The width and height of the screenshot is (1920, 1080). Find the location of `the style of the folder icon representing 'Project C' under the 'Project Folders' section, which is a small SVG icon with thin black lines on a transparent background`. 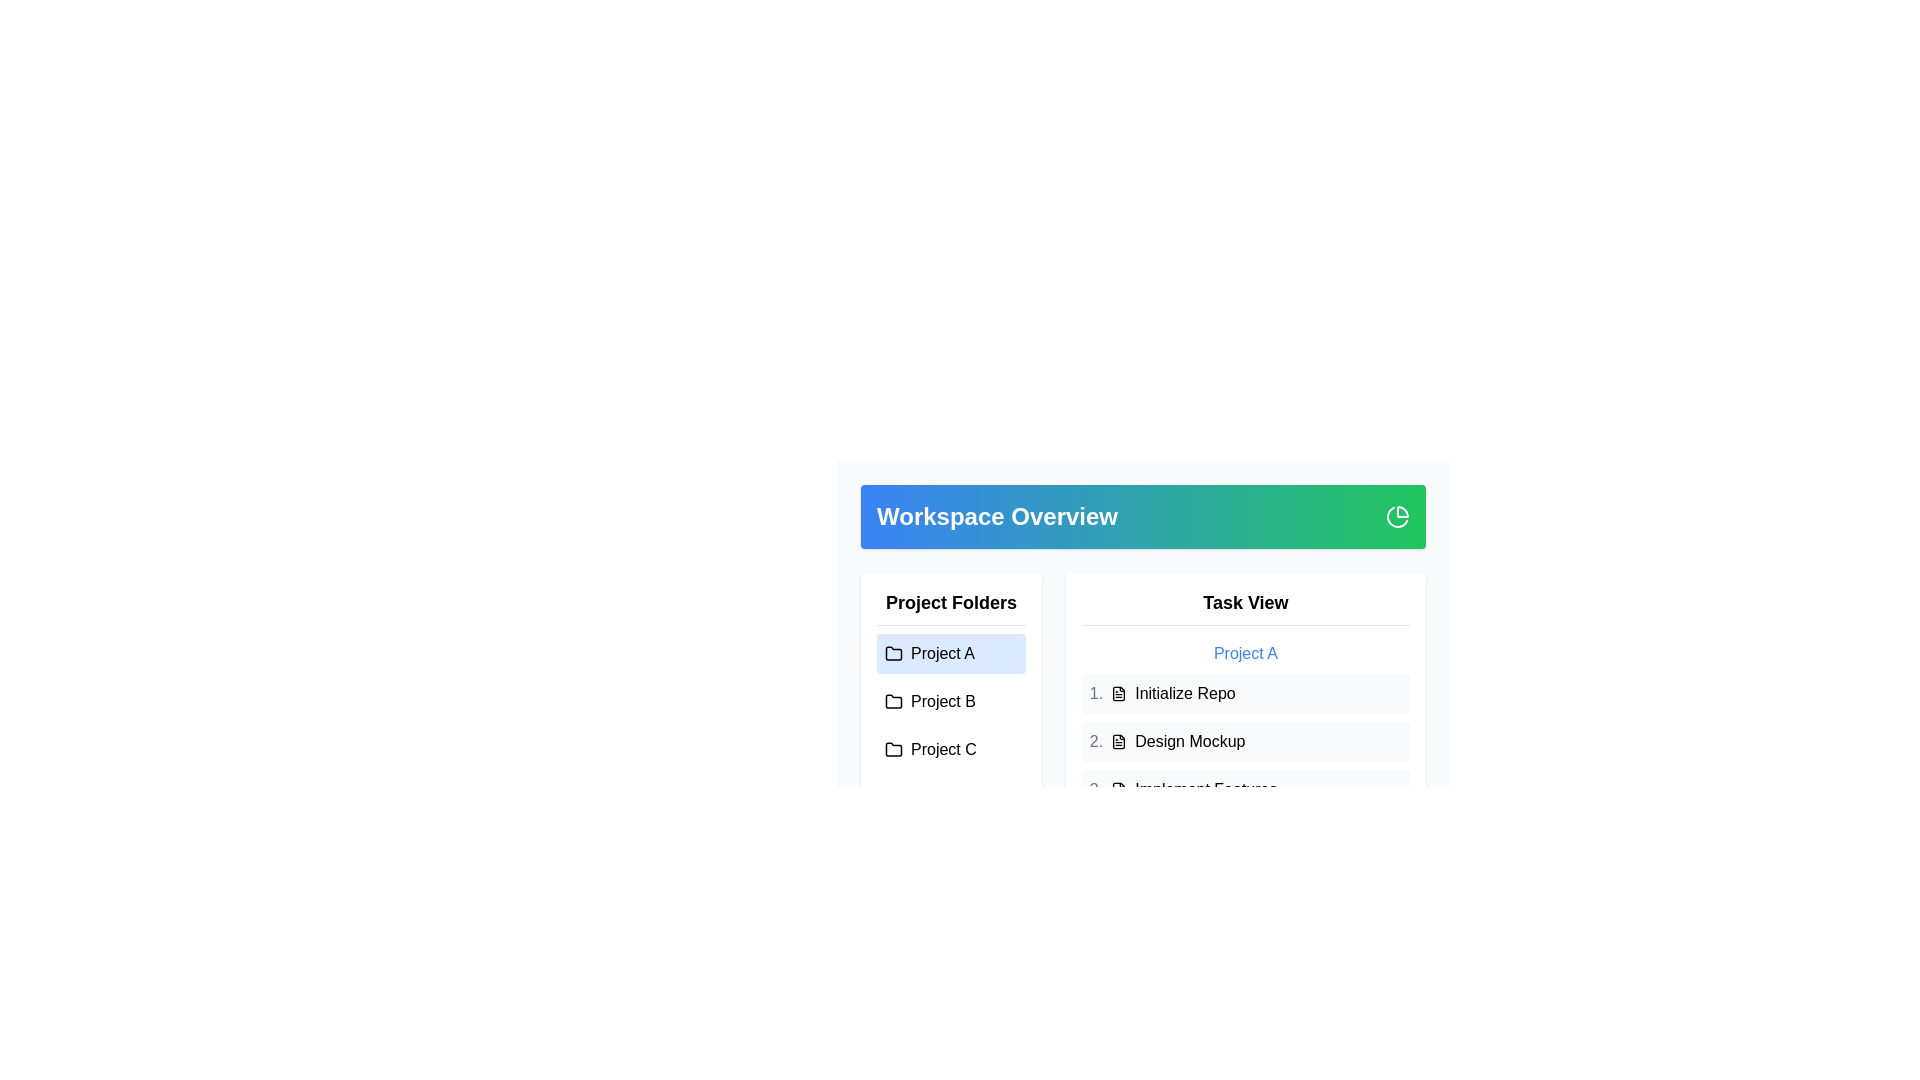

the style of the folder icon representing 'Project C' under the 'Project Folders' section, which is a small SVG icon with thin black lines on a transparent background is located at coordinates (892, 749).